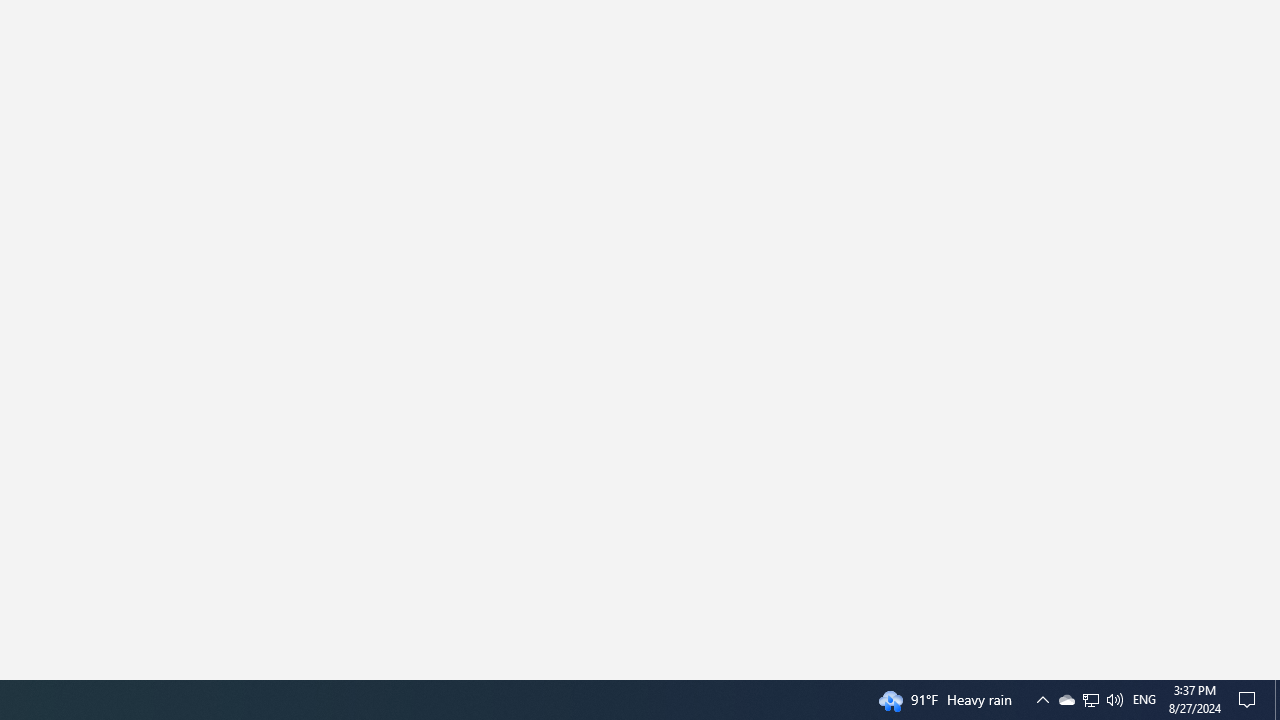 The height and width of the screenshot is (720, 1280). What do you see at coordinates (1276, 698) in the screenshot?
I see `'Show desktop'` at bounding box center [1276, 698].